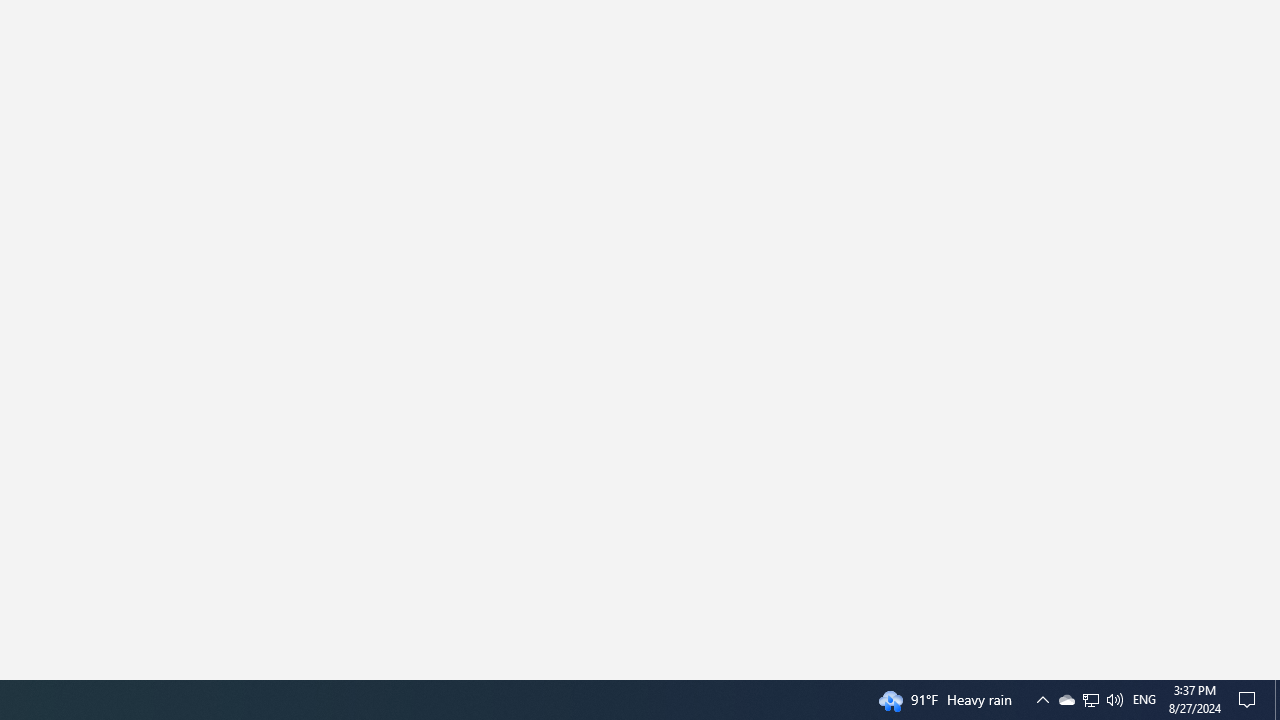 The height and width of the screenshot is (720, 1280). What do you see at coordinates (1276, 698) in the screenshot?
I see `'Show desktop'` at bounding box center [1276, 698].